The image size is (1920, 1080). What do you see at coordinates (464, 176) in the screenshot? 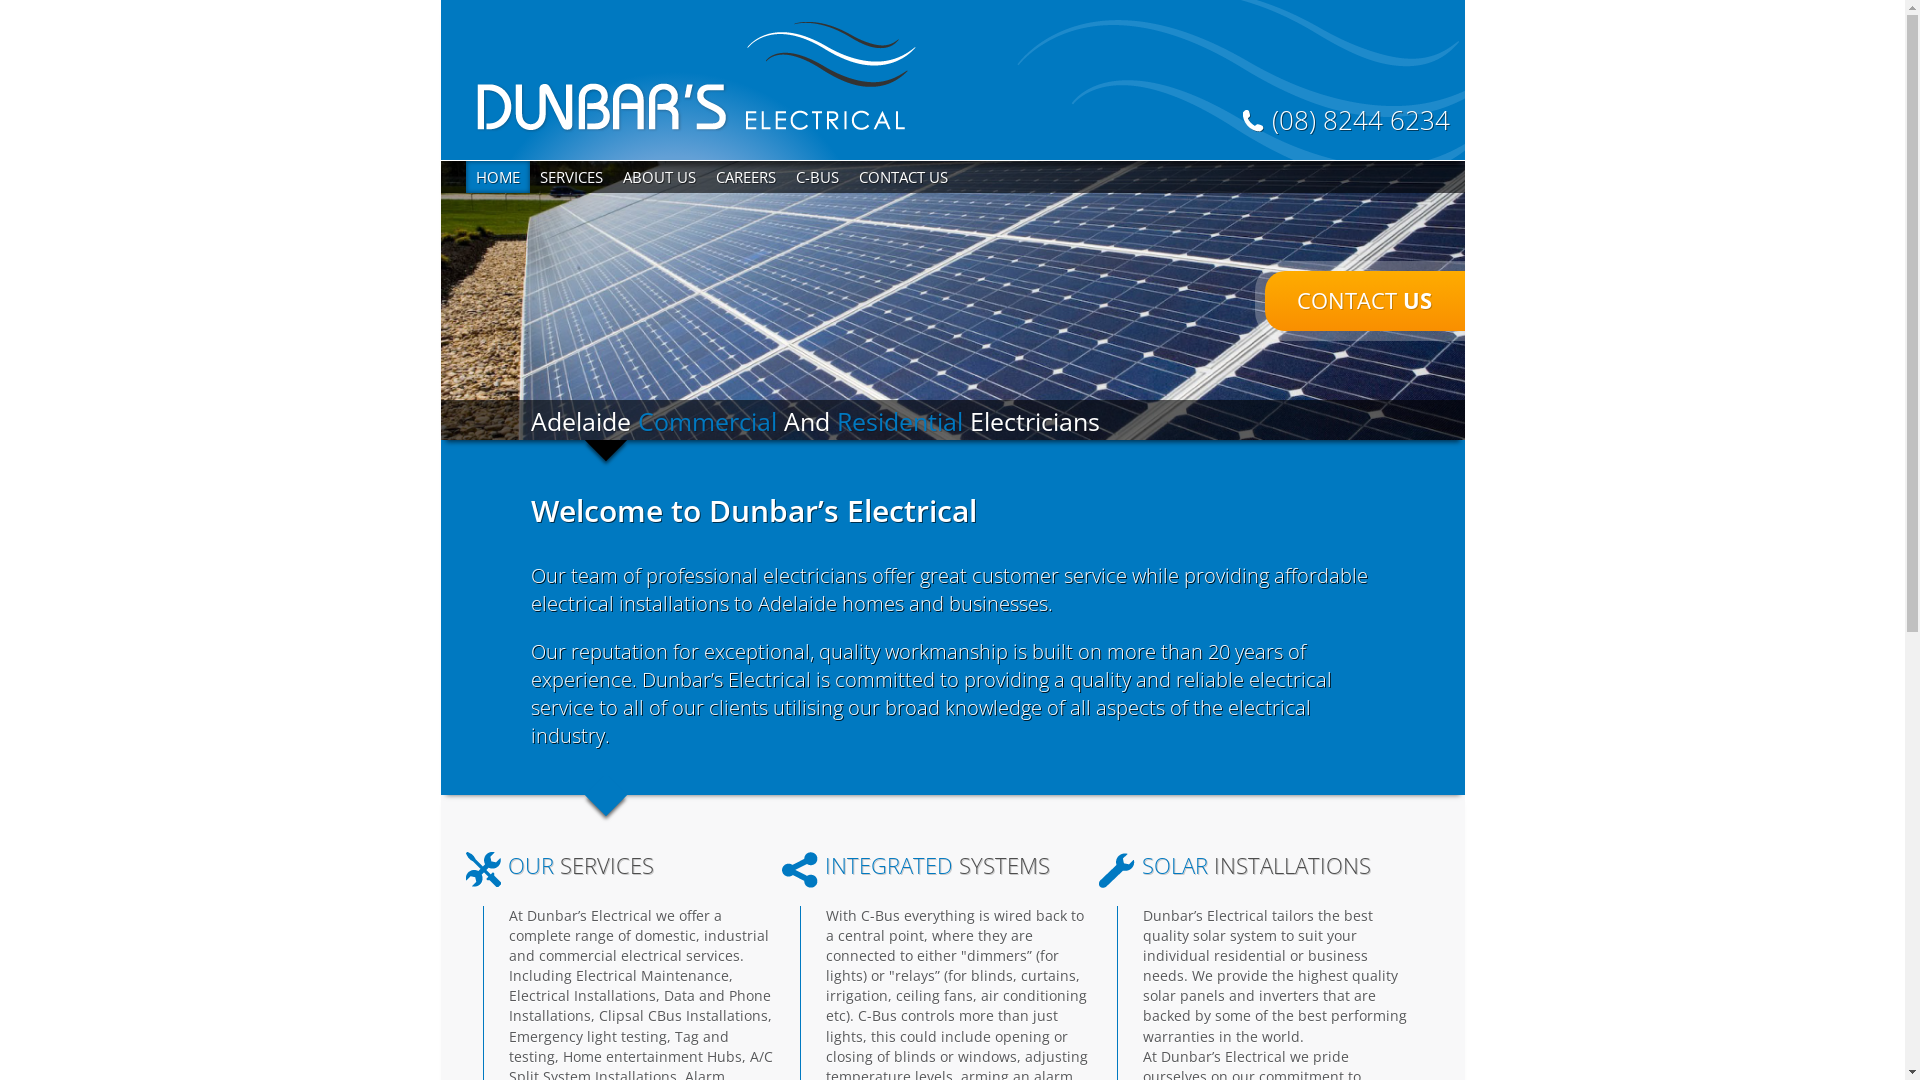
I see `'HOME'` at bounding box center [464, 176].